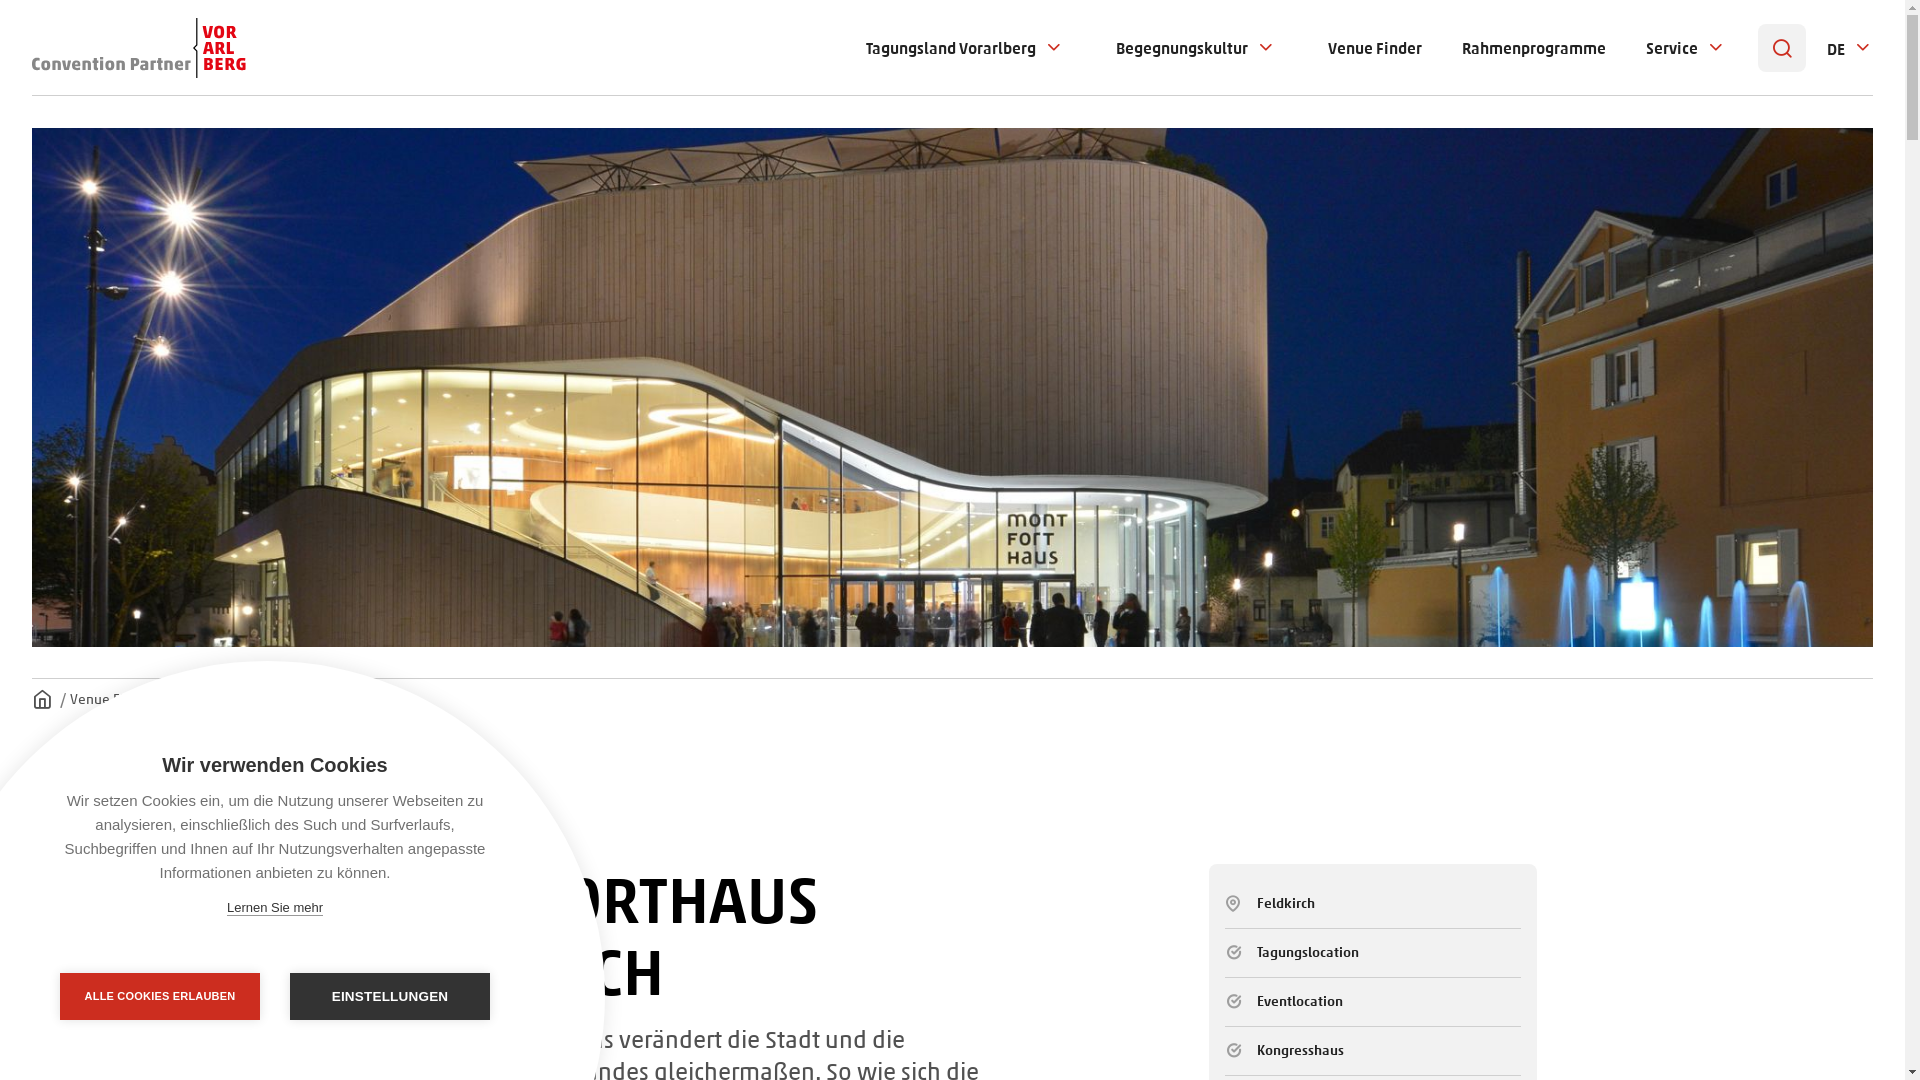  What do you see at coordinates (1671, 46) in the screenshot?
I see `'Service'` at bounding box center [1671, 46].